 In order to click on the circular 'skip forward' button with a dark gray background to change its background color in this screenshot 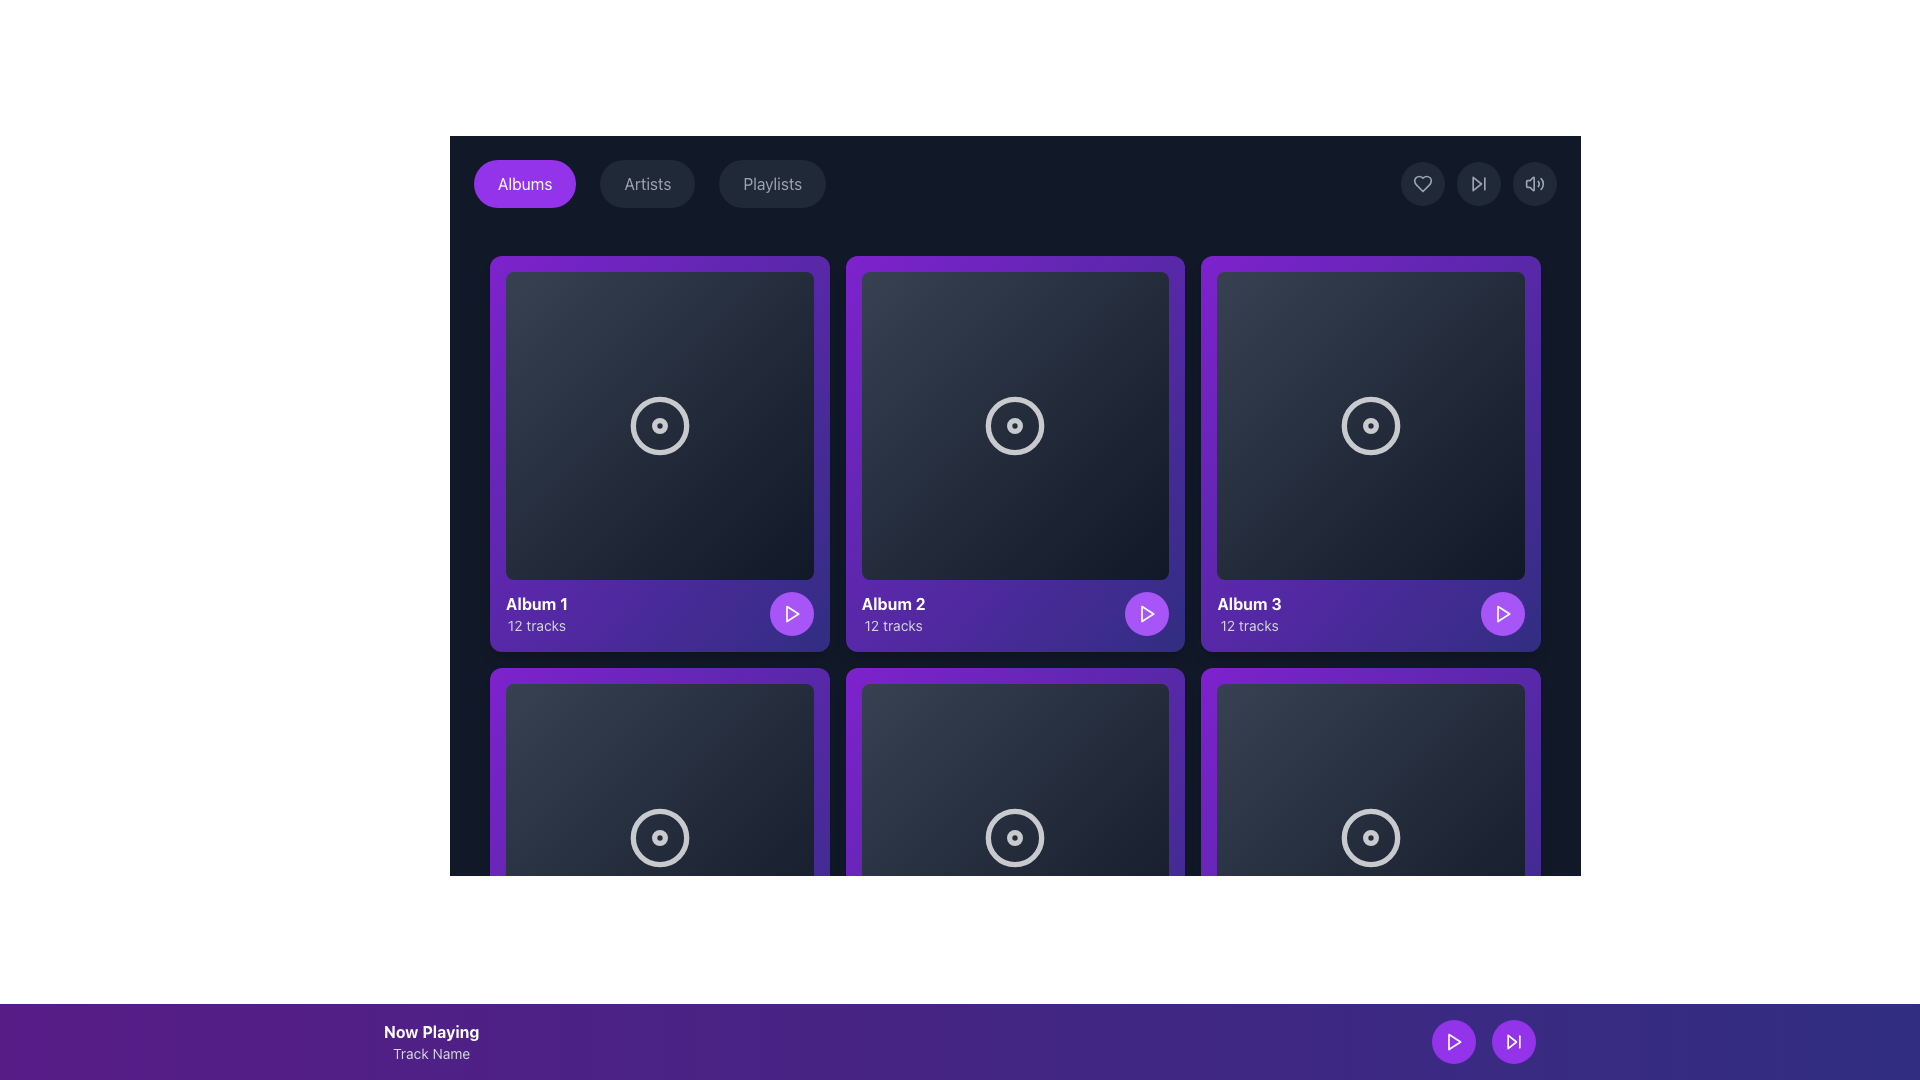, I will do `click(1478, 184)`.